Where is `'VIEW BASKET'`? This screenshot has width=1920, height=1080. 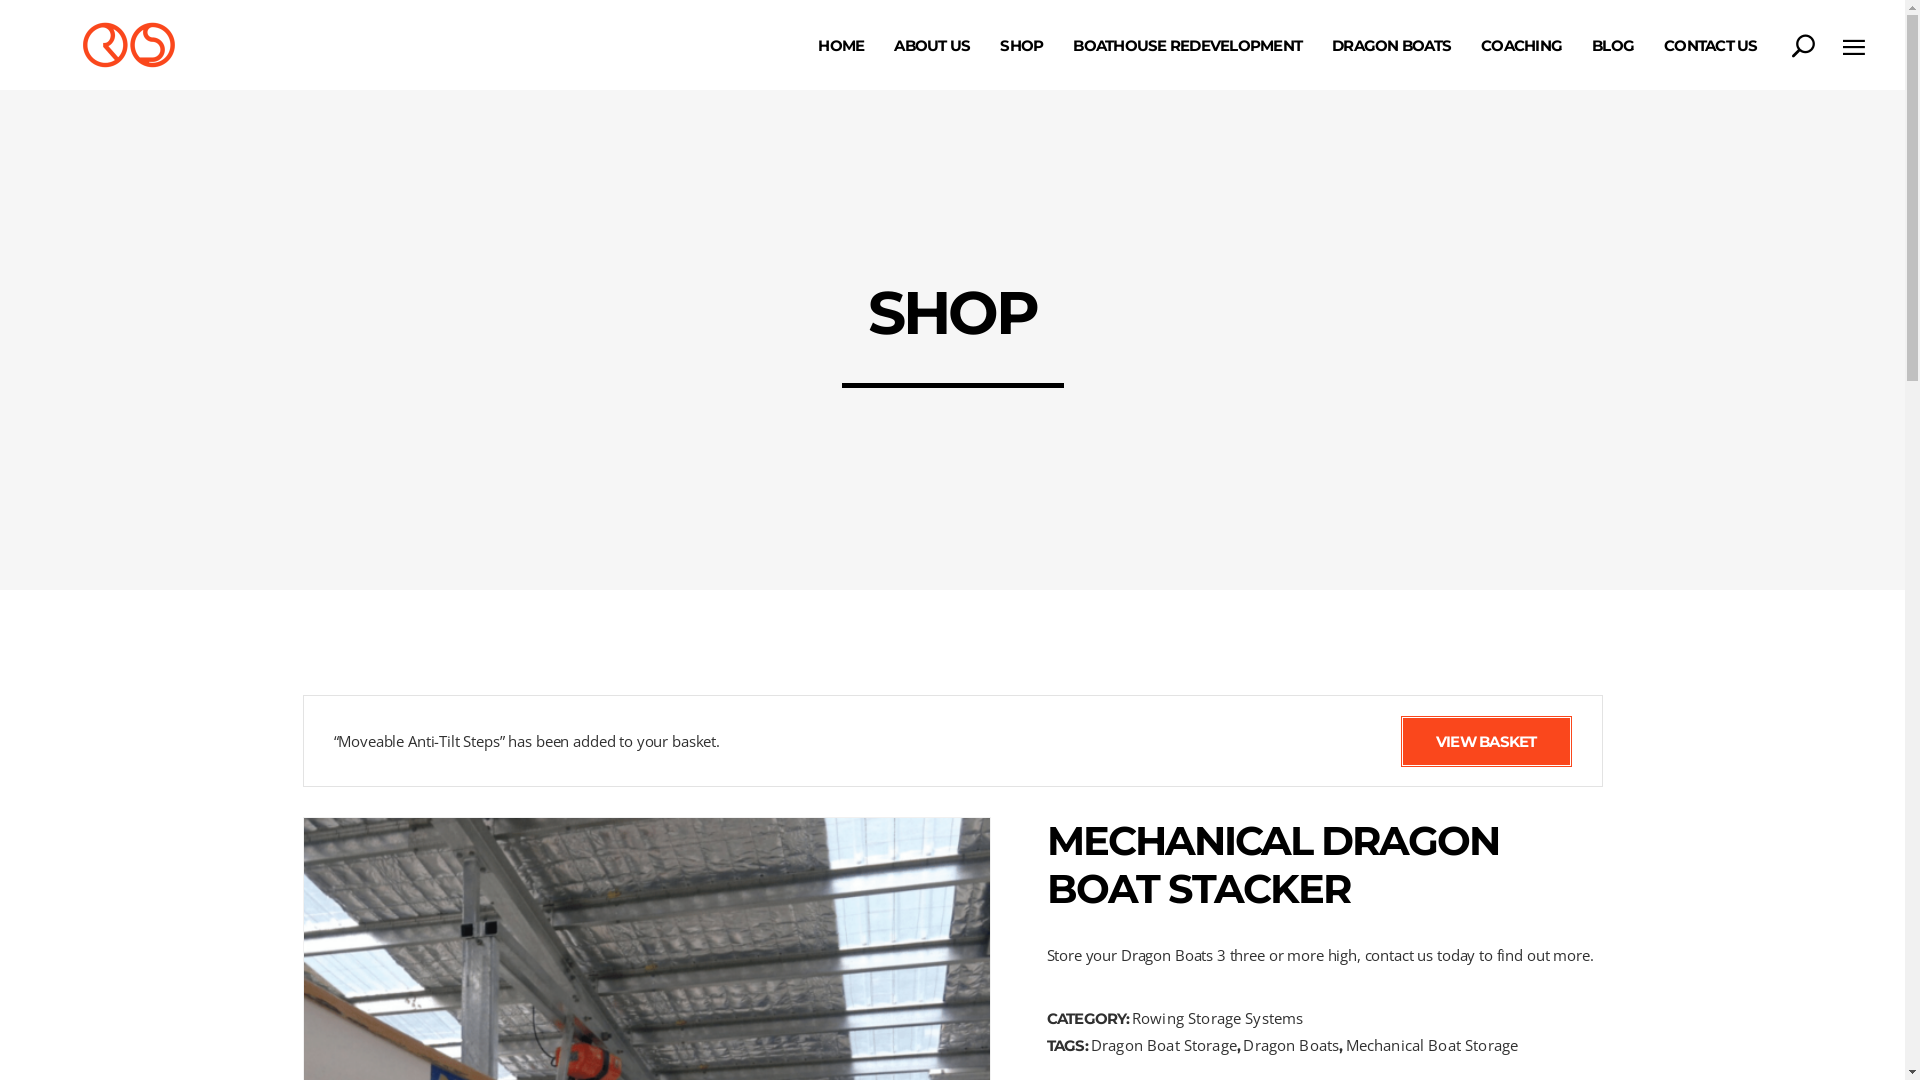 'VIEW BASKET' is located at coordinates (1486, 741).